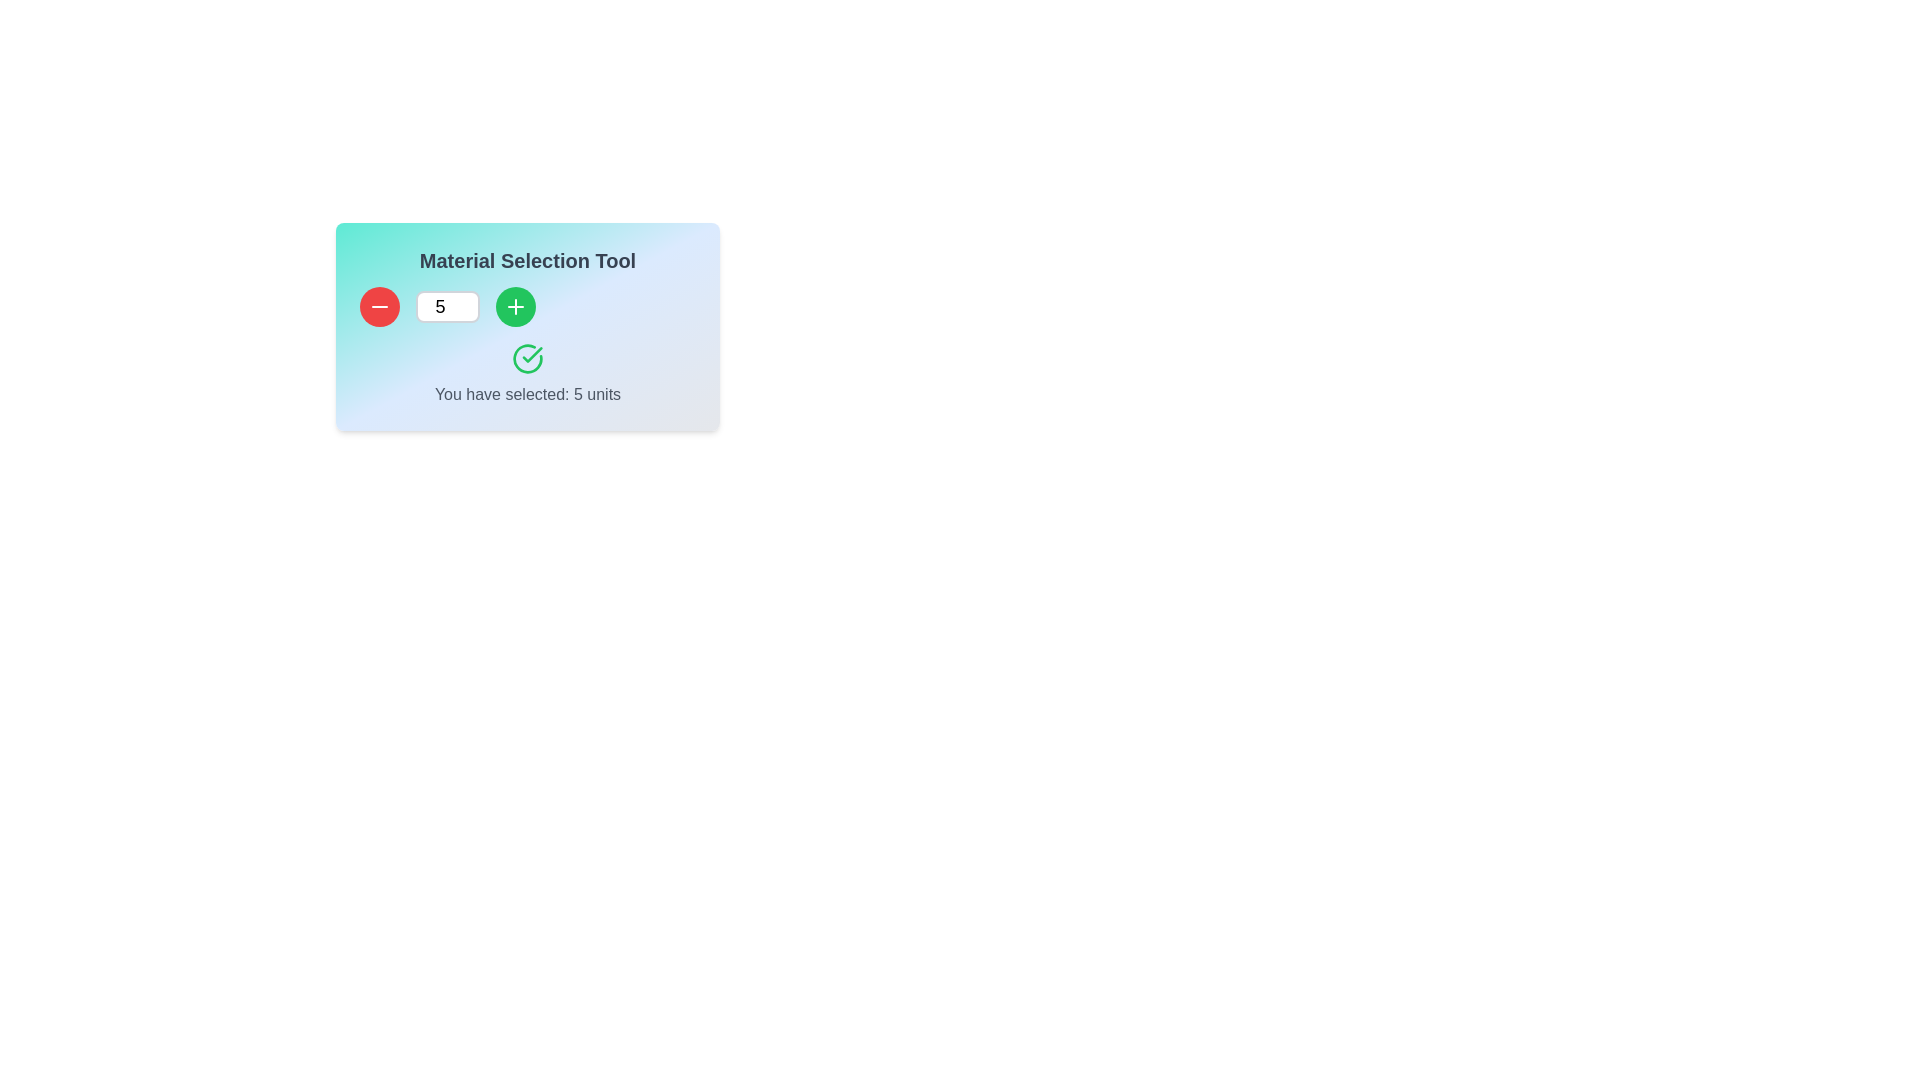 The image size is (1920, 1080). I want to click on the increment button of the numerical stepper widget located in the 'Material Selection Tool' panel to increase the displayed value, so click(528, 307).